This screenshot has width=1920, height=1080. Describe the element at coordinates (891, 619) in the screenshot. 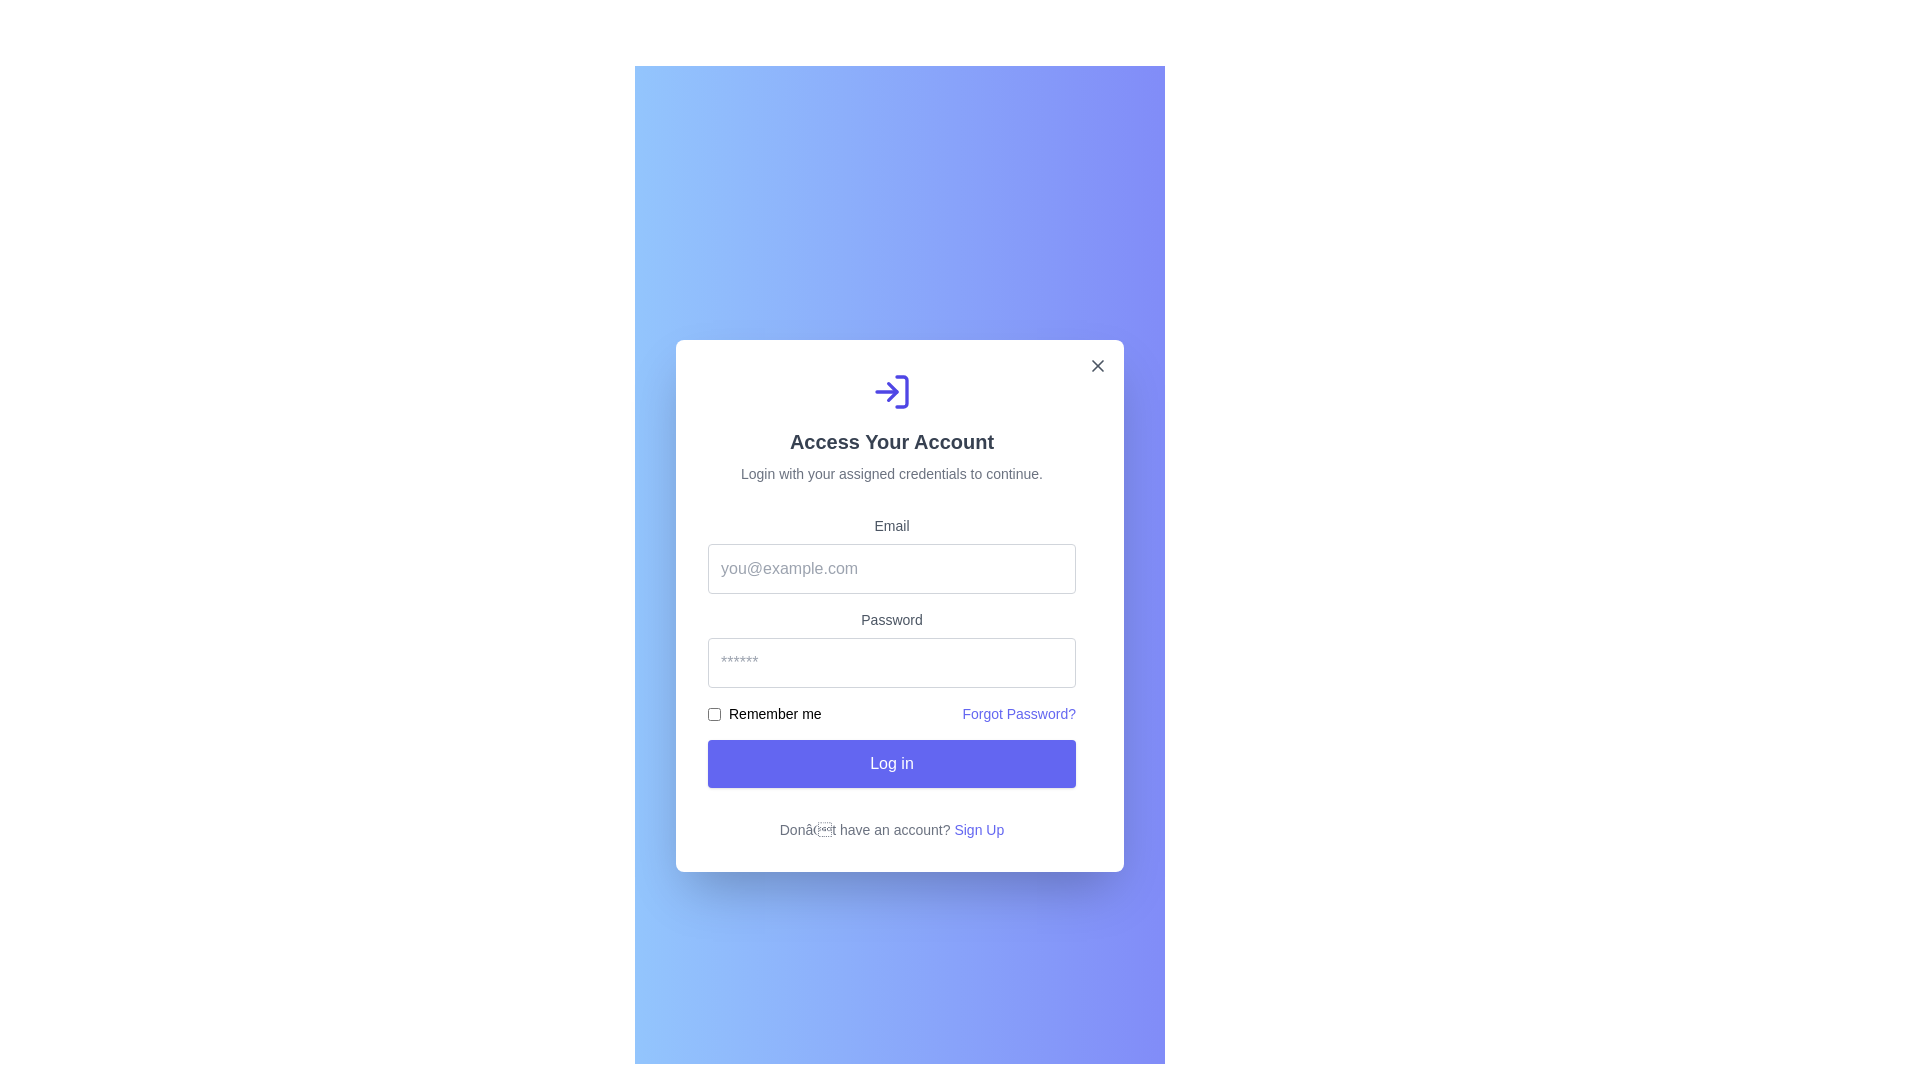

I see `the label element that provides context for the password input field, which is positioned slightly below the center of the login form and above the password input field` at that location.